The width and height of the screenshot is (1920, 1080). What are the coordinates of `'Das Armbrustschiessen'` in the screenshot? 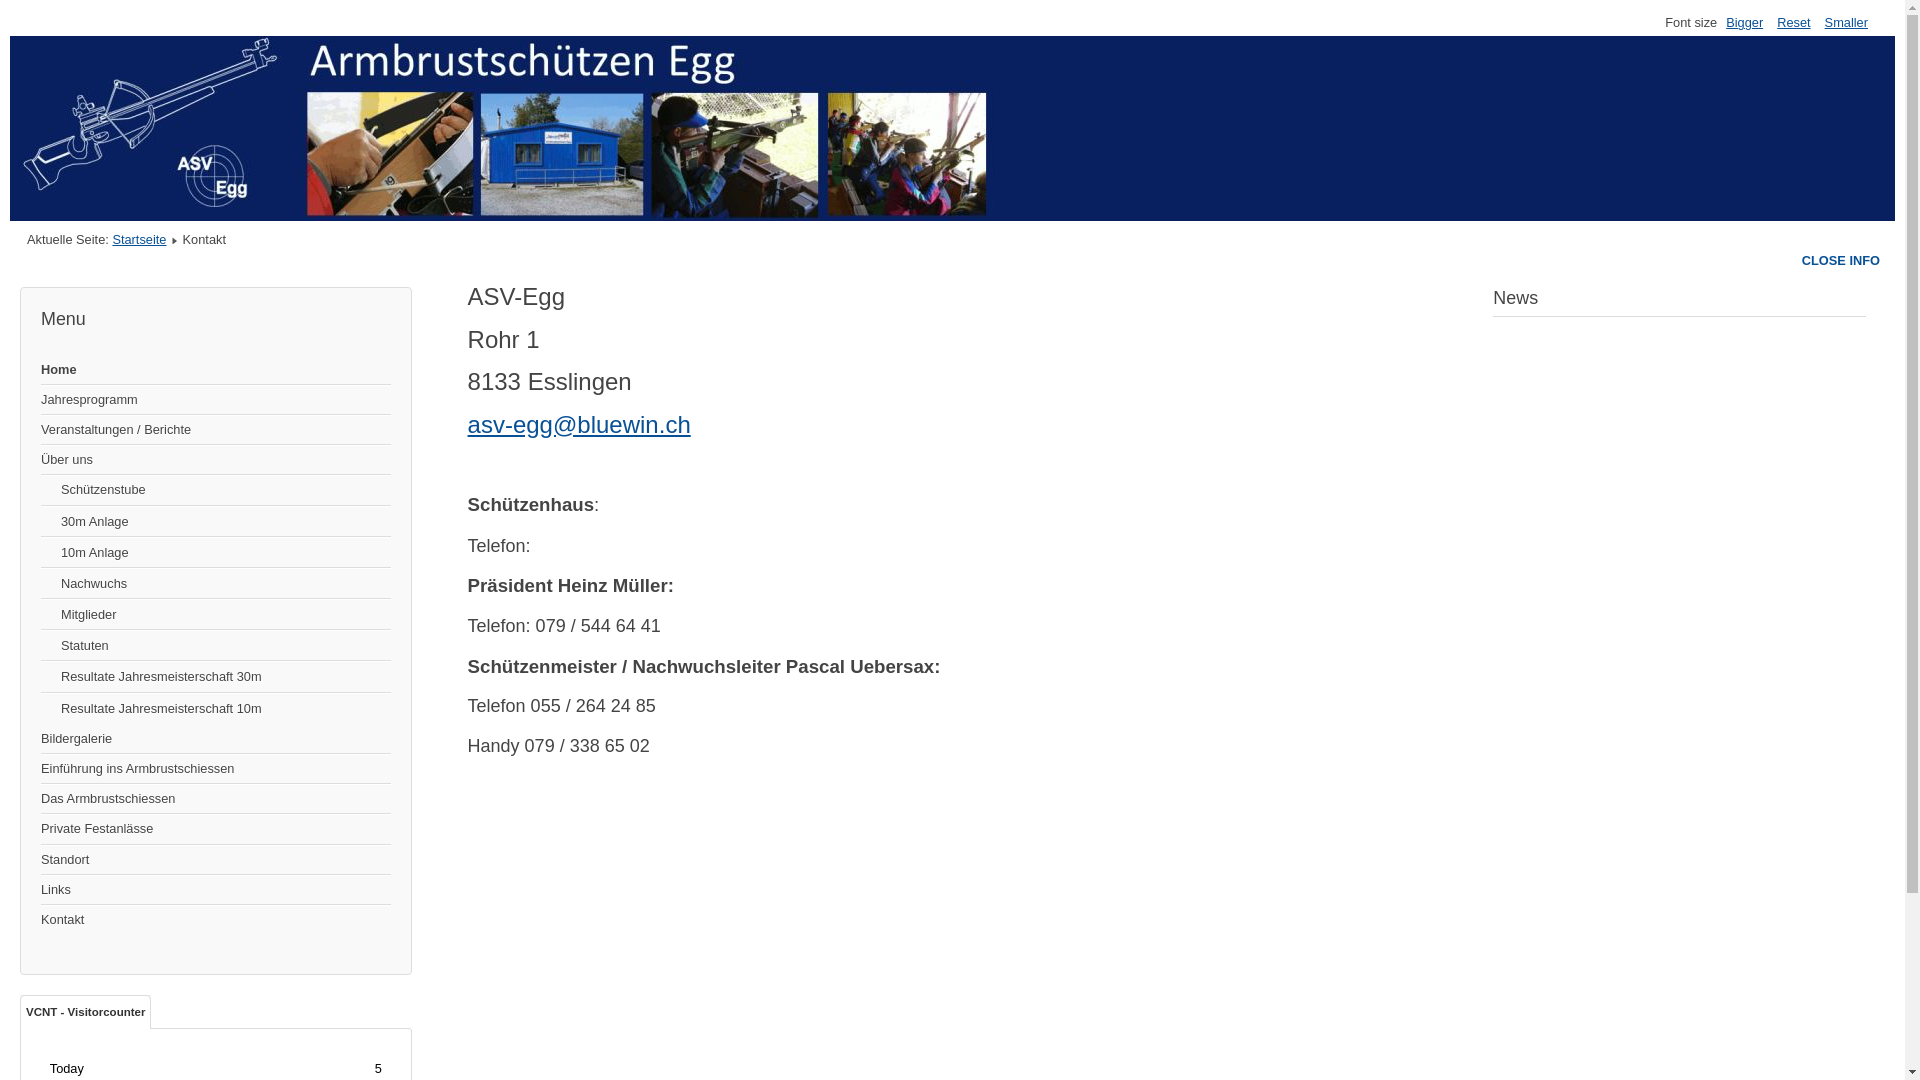 It's located at (216, 797).